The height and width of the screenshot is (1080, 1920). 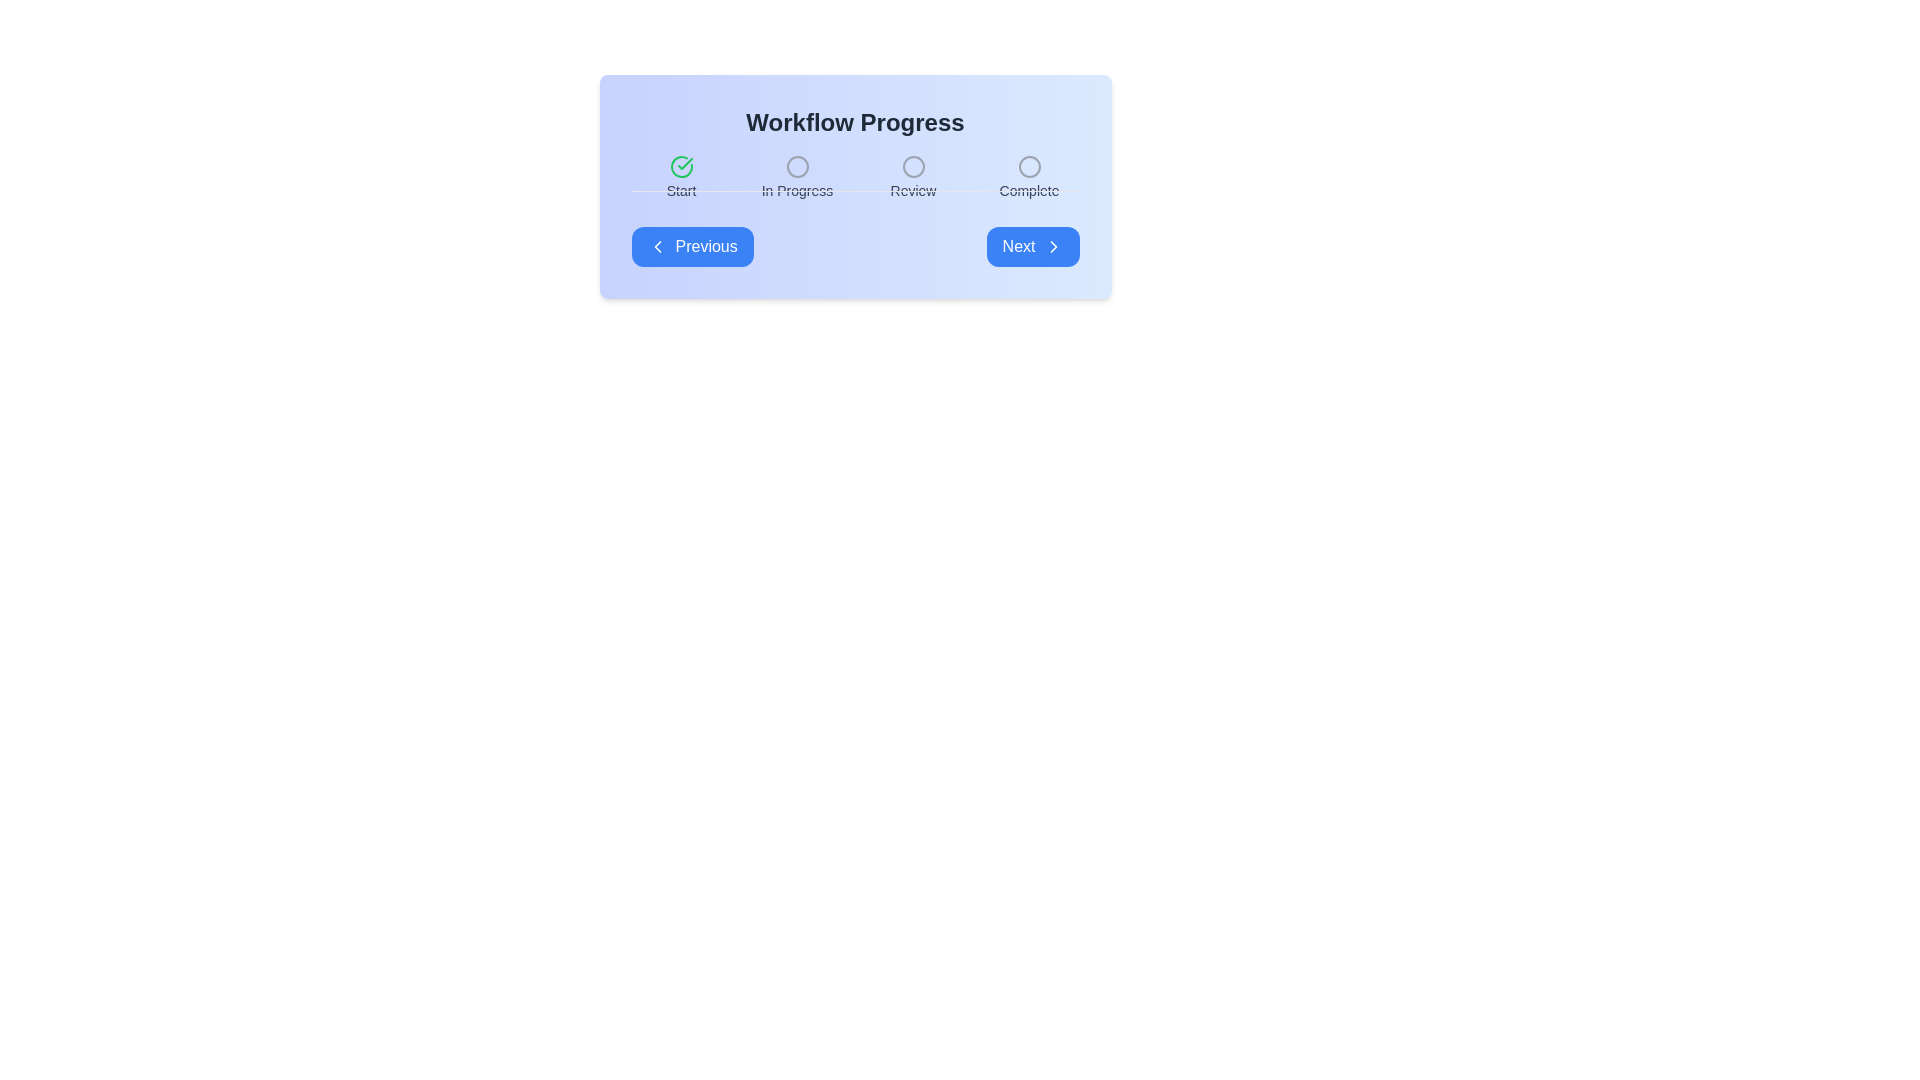 What do you see at coordinates (796, 165) in the screenshot?
I see `the Circle Indicator Icon that represents the 'In Progress' status in the workflow tracker, located between the 'Start' and 'Review' steps` at bounding box center [796, 165].